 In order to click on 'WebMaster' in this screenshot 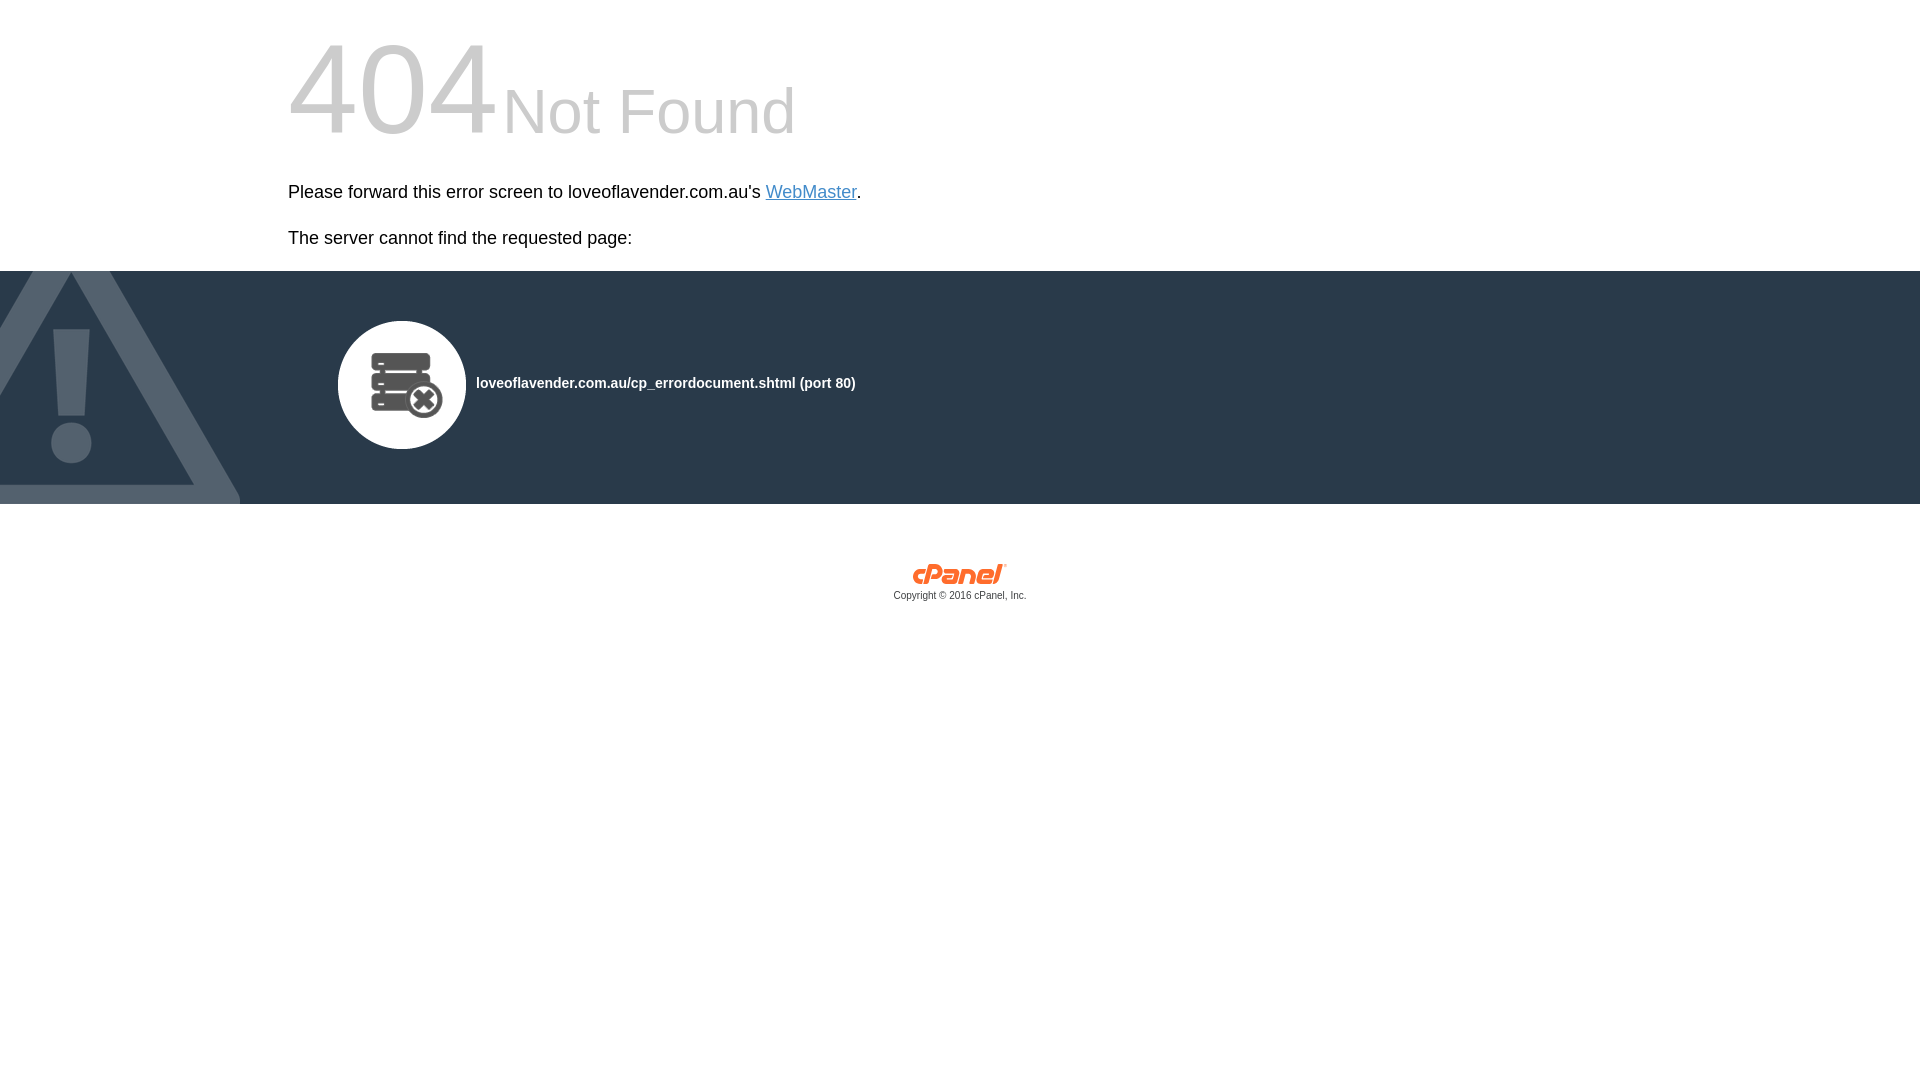, I will do `click(765, 192)`.